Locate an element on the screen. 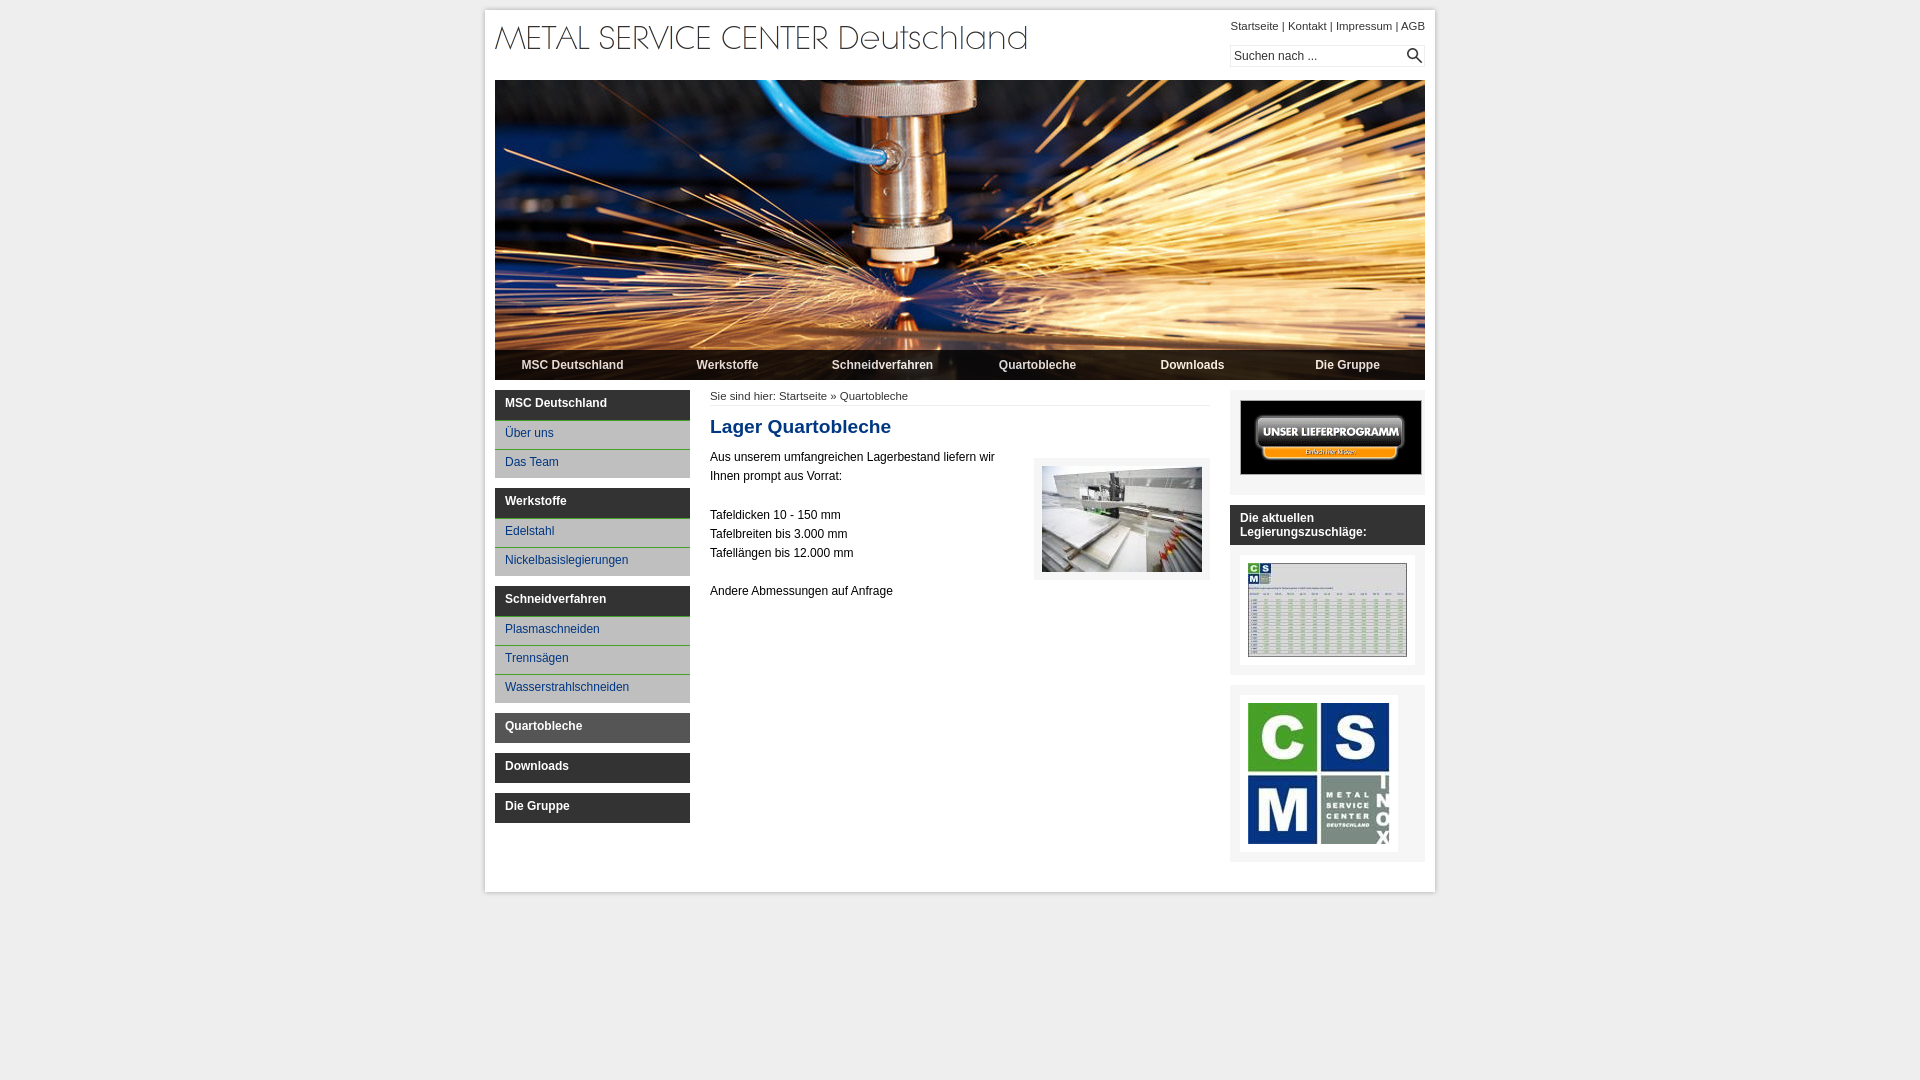 The width and height of the screenshot is (1920, 1080). 'AGB' is located at coordinates (1411, 26).